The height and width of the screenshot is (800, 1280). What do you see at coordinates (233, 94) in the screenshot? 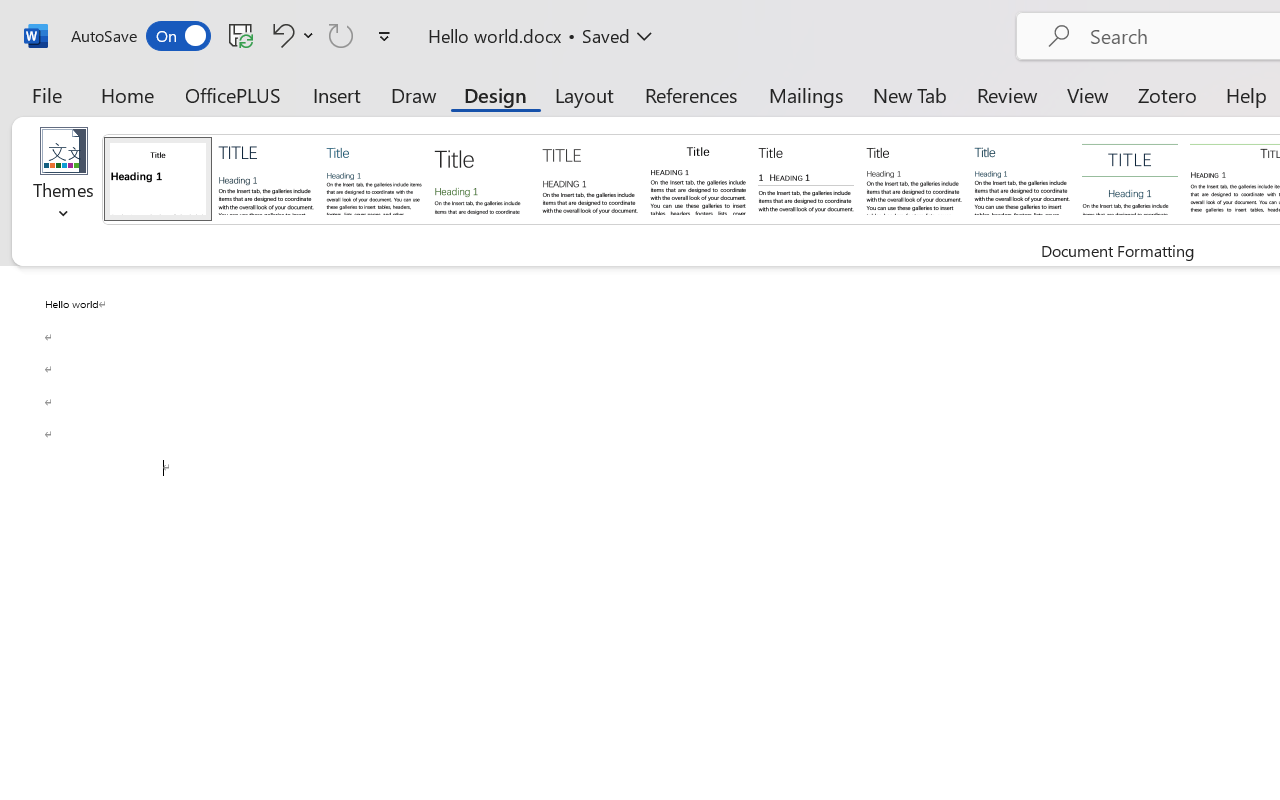
I see `'OfficePLUS'` at bounding box center [233, 94].